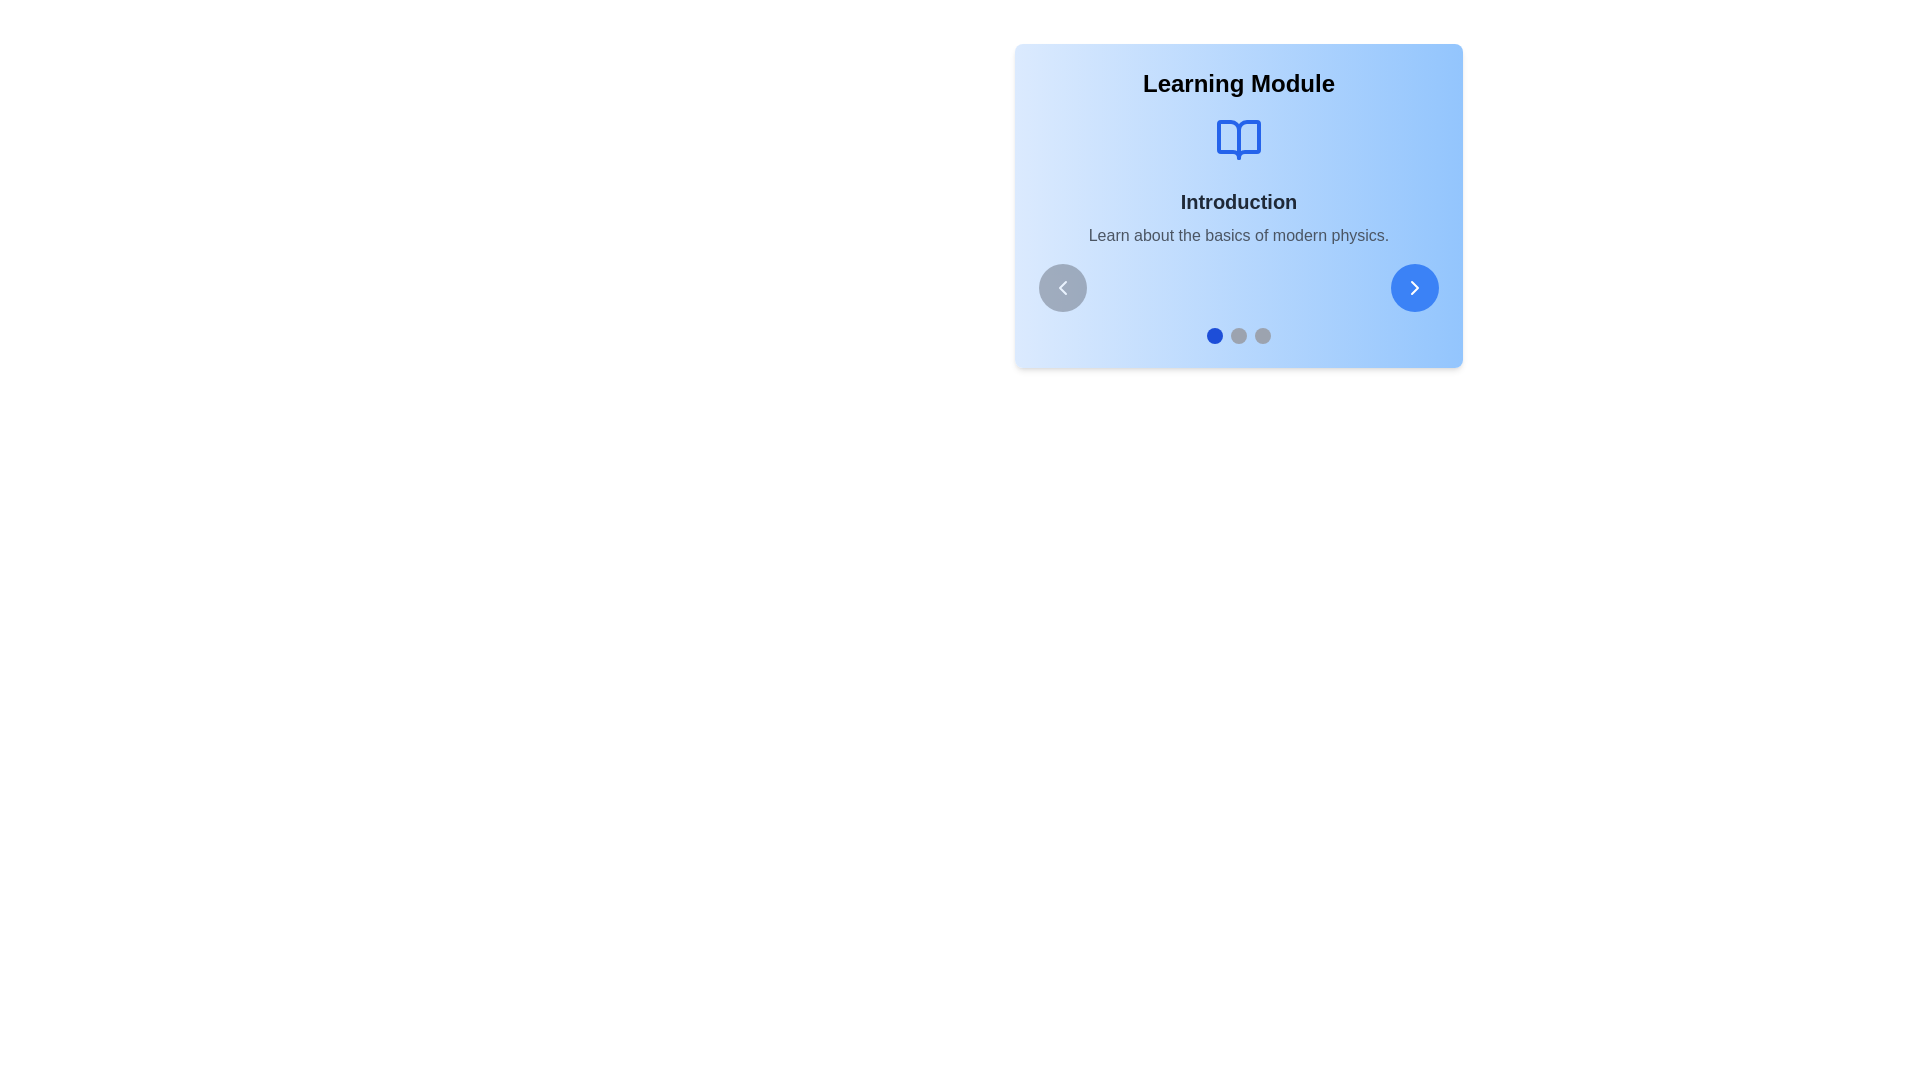  What do you see at coordinates (1237, 334) in the screenshot?
I see `the second circular progress indicator with a gray background located at the bottom of the module card to interact if active` at bounding box center [1237, 334].